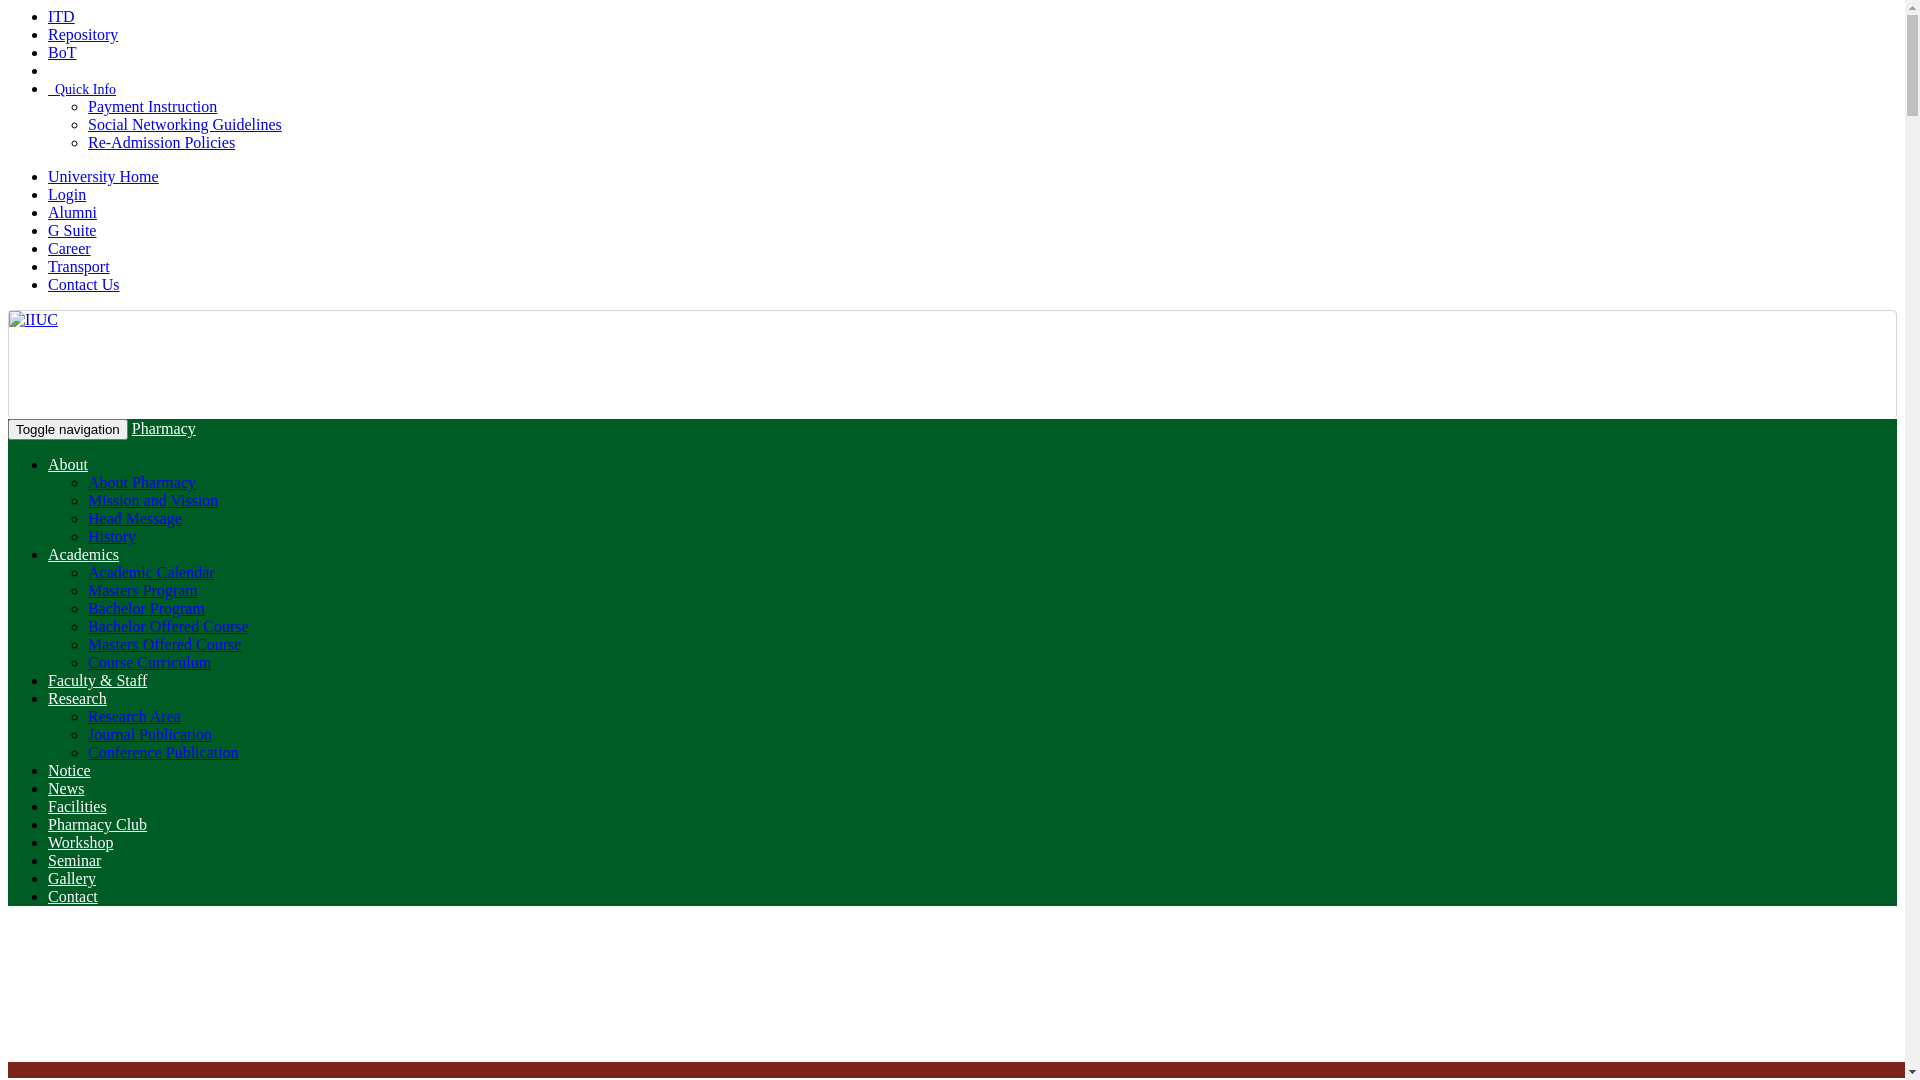 The image size is (1920, 1080). What do you see at coordinates (110, 535) in the screenshot?
I see `'History'` at bounding box center [110, 535].